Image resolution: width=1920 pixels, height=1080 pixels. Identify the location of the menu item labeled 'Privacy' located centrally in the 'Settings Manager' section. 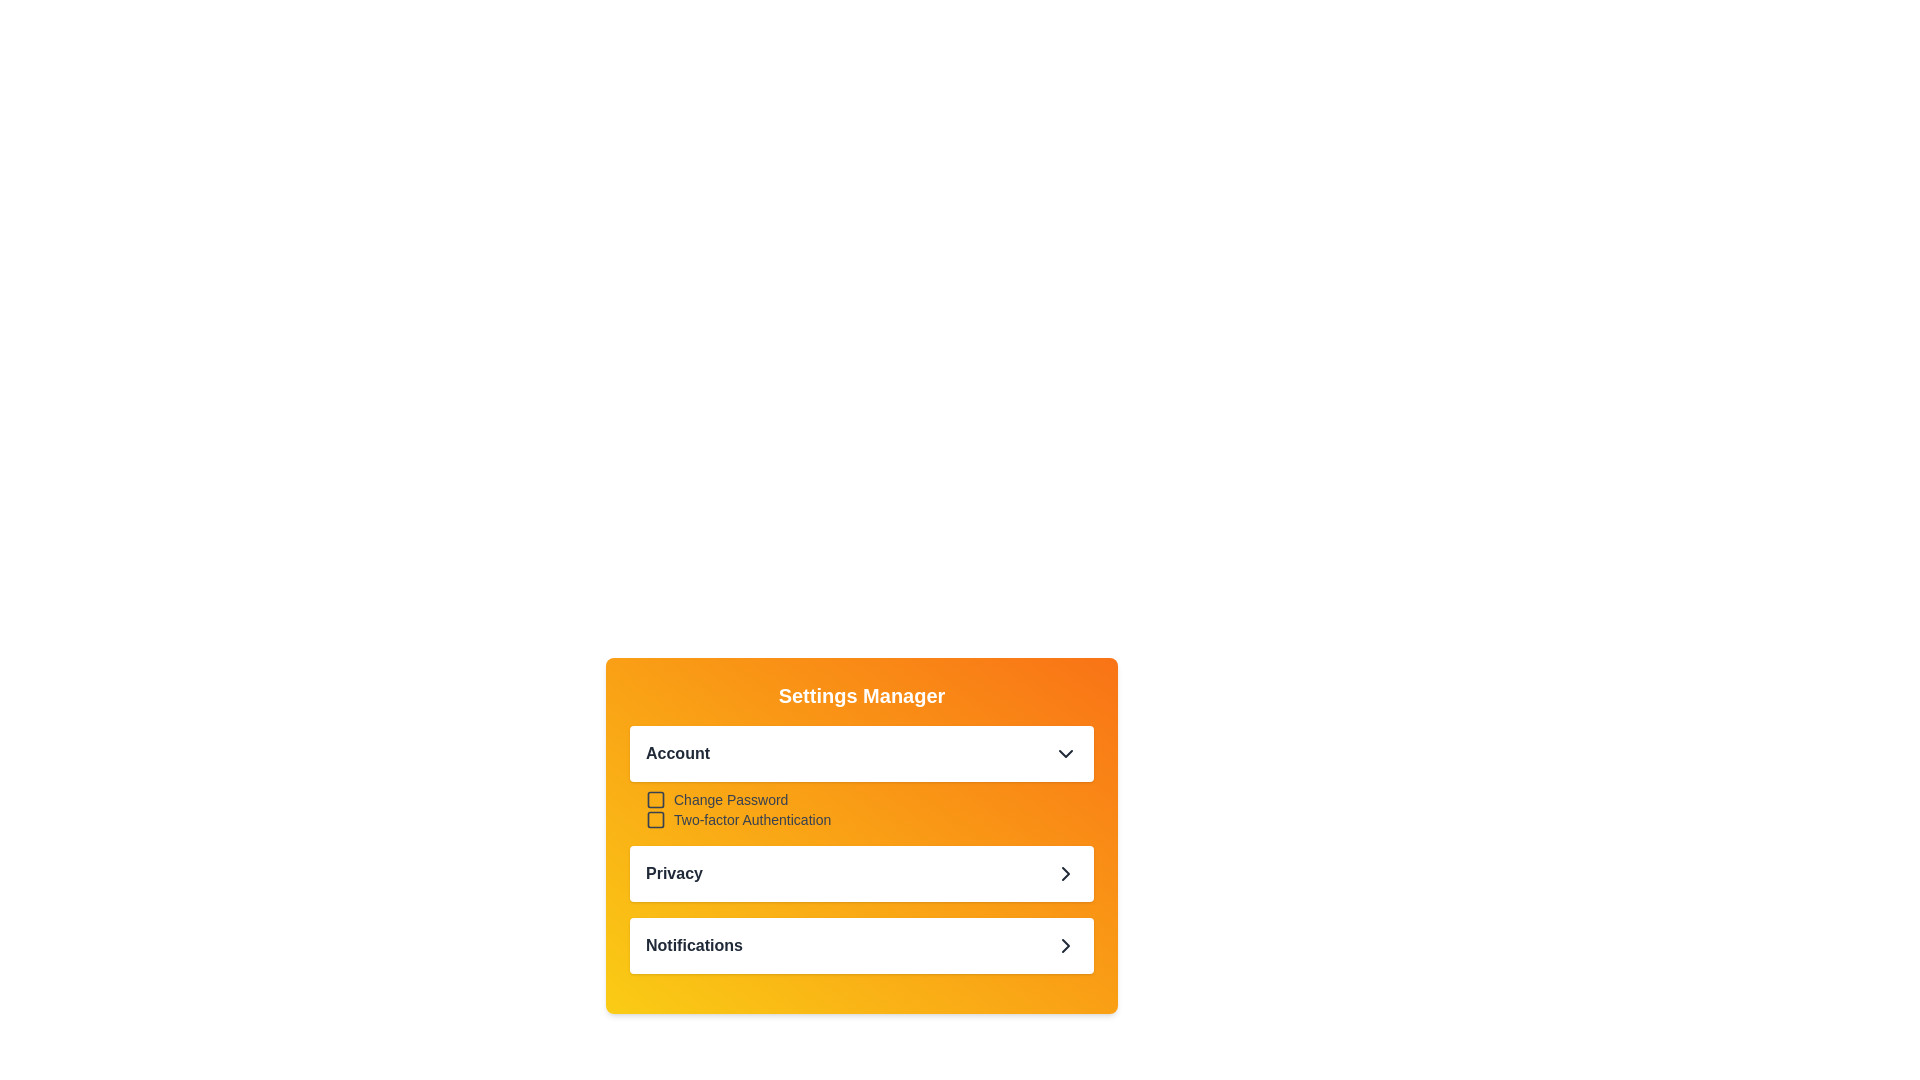
(862, 873).